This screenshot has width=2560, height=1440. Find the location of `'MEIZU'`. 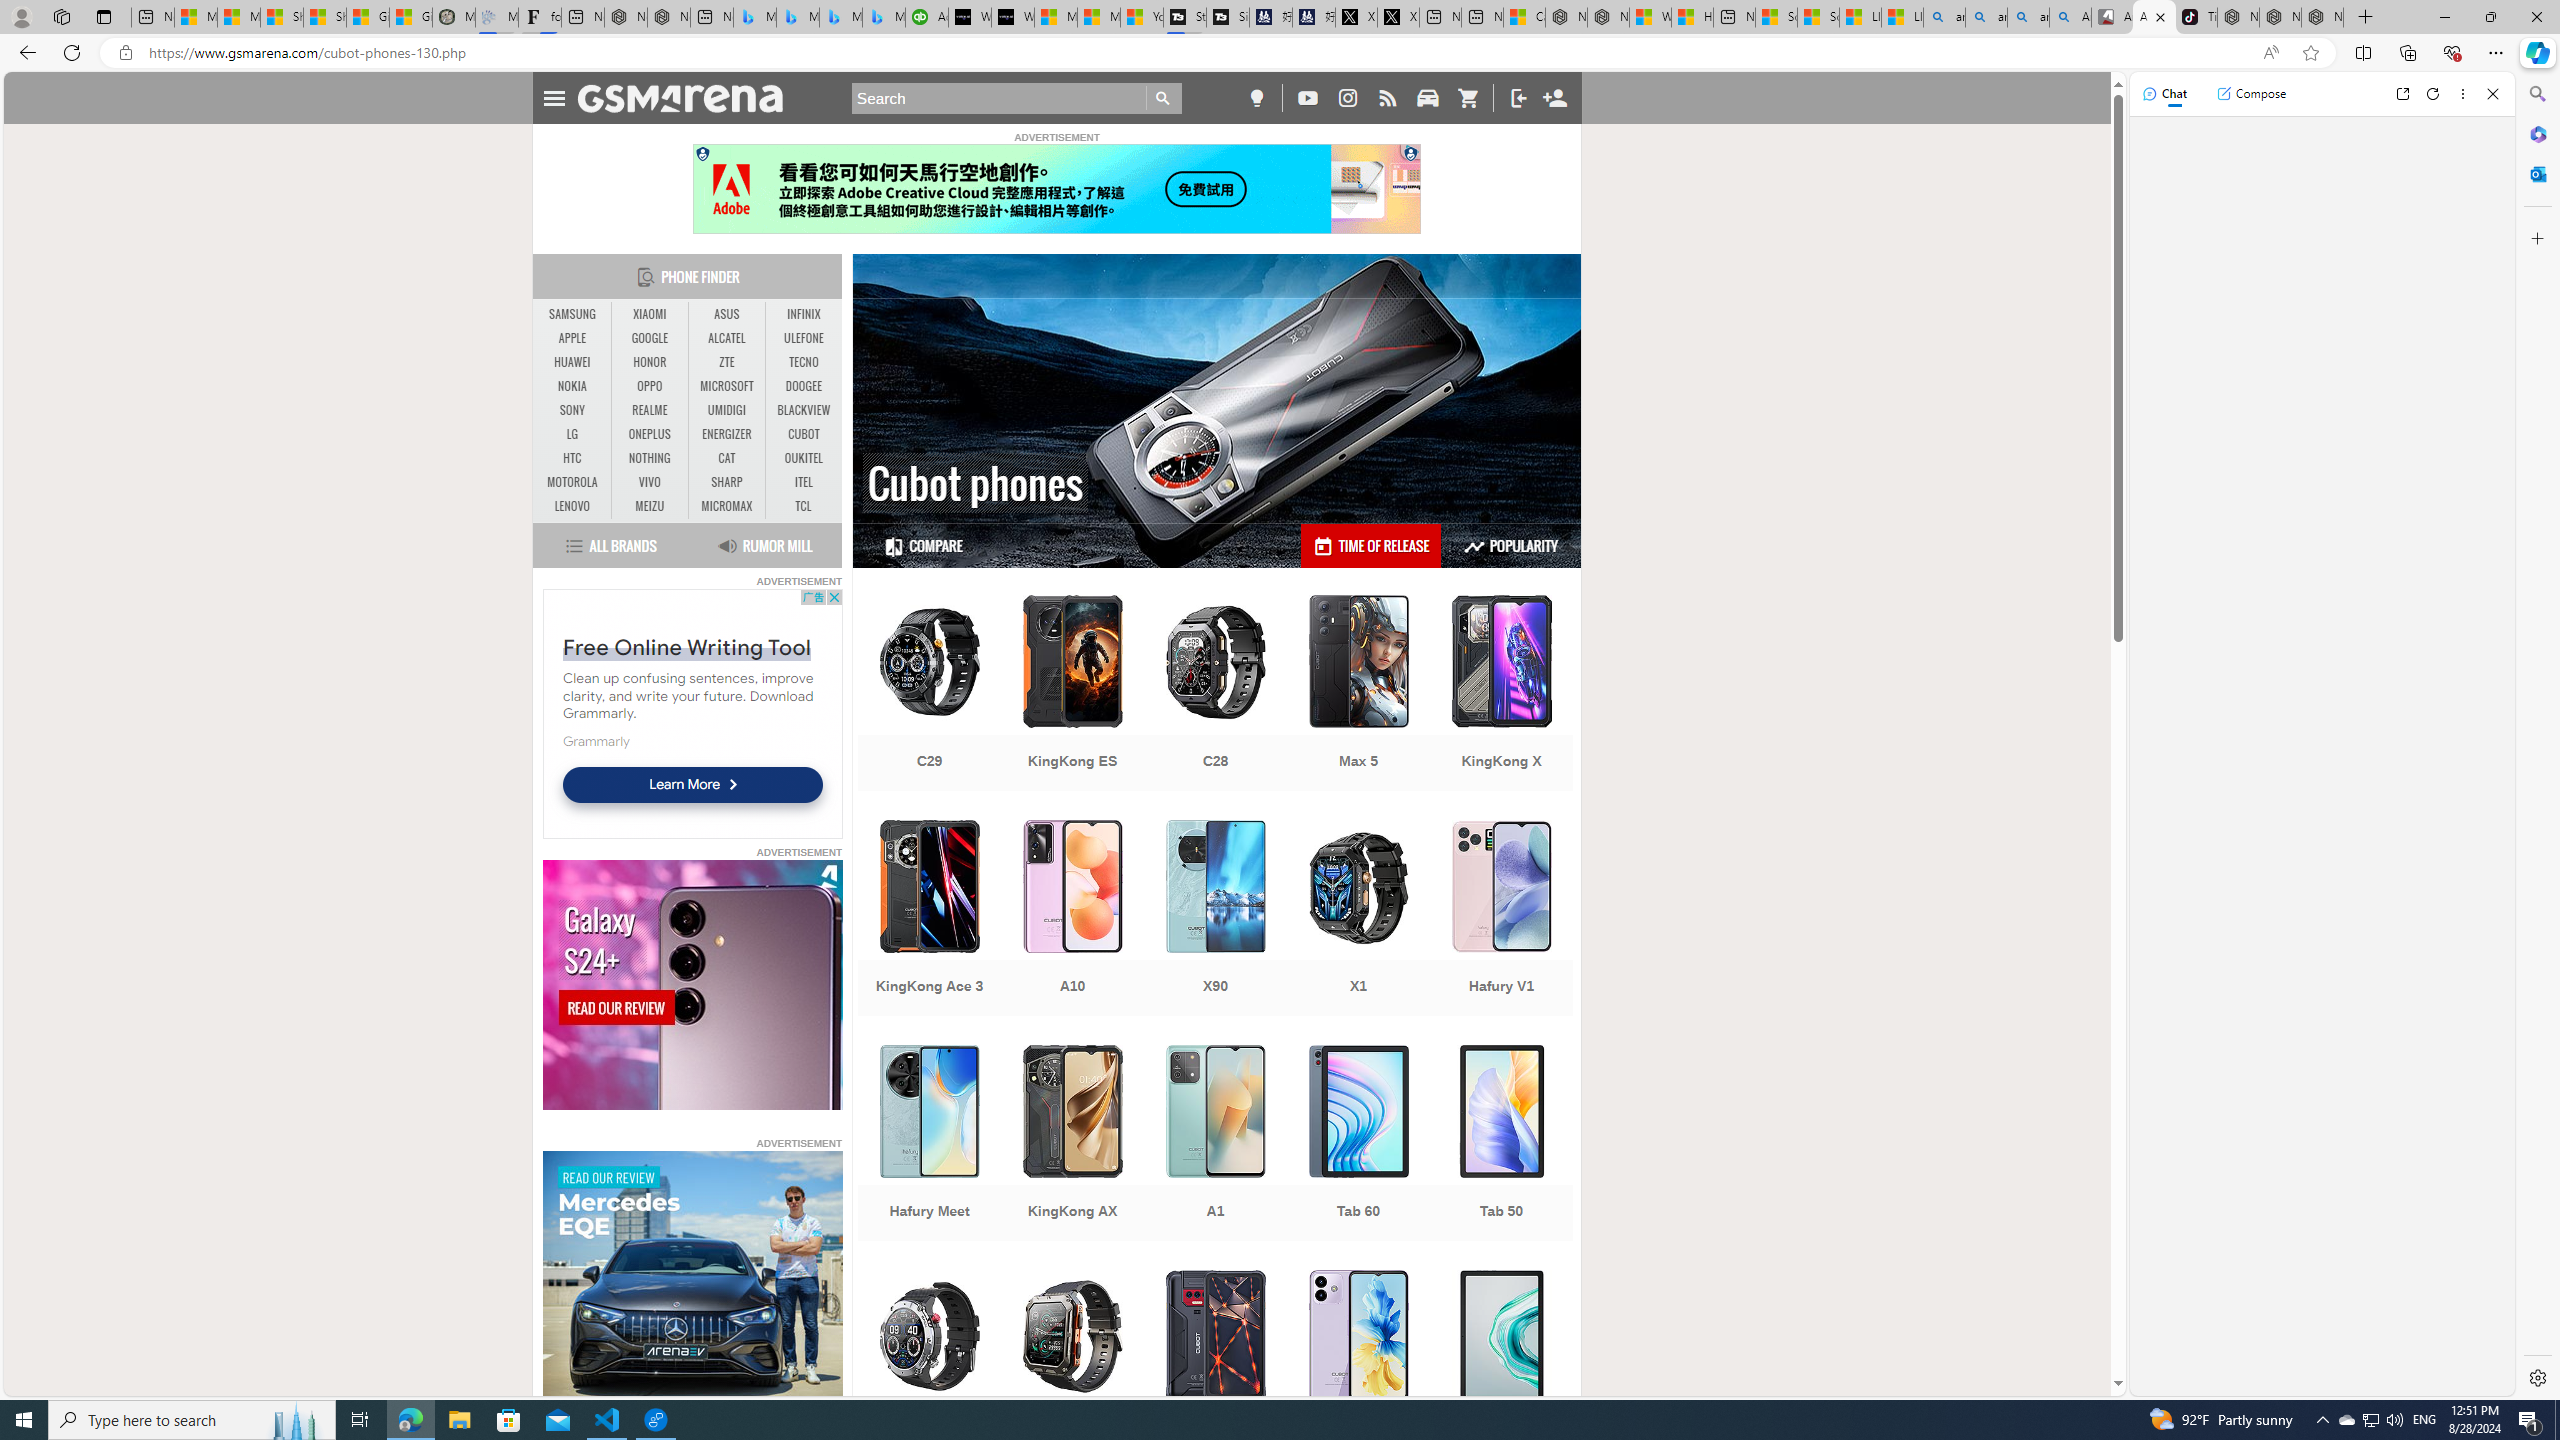

'MEIZU' is located at coordinates (649, 505).